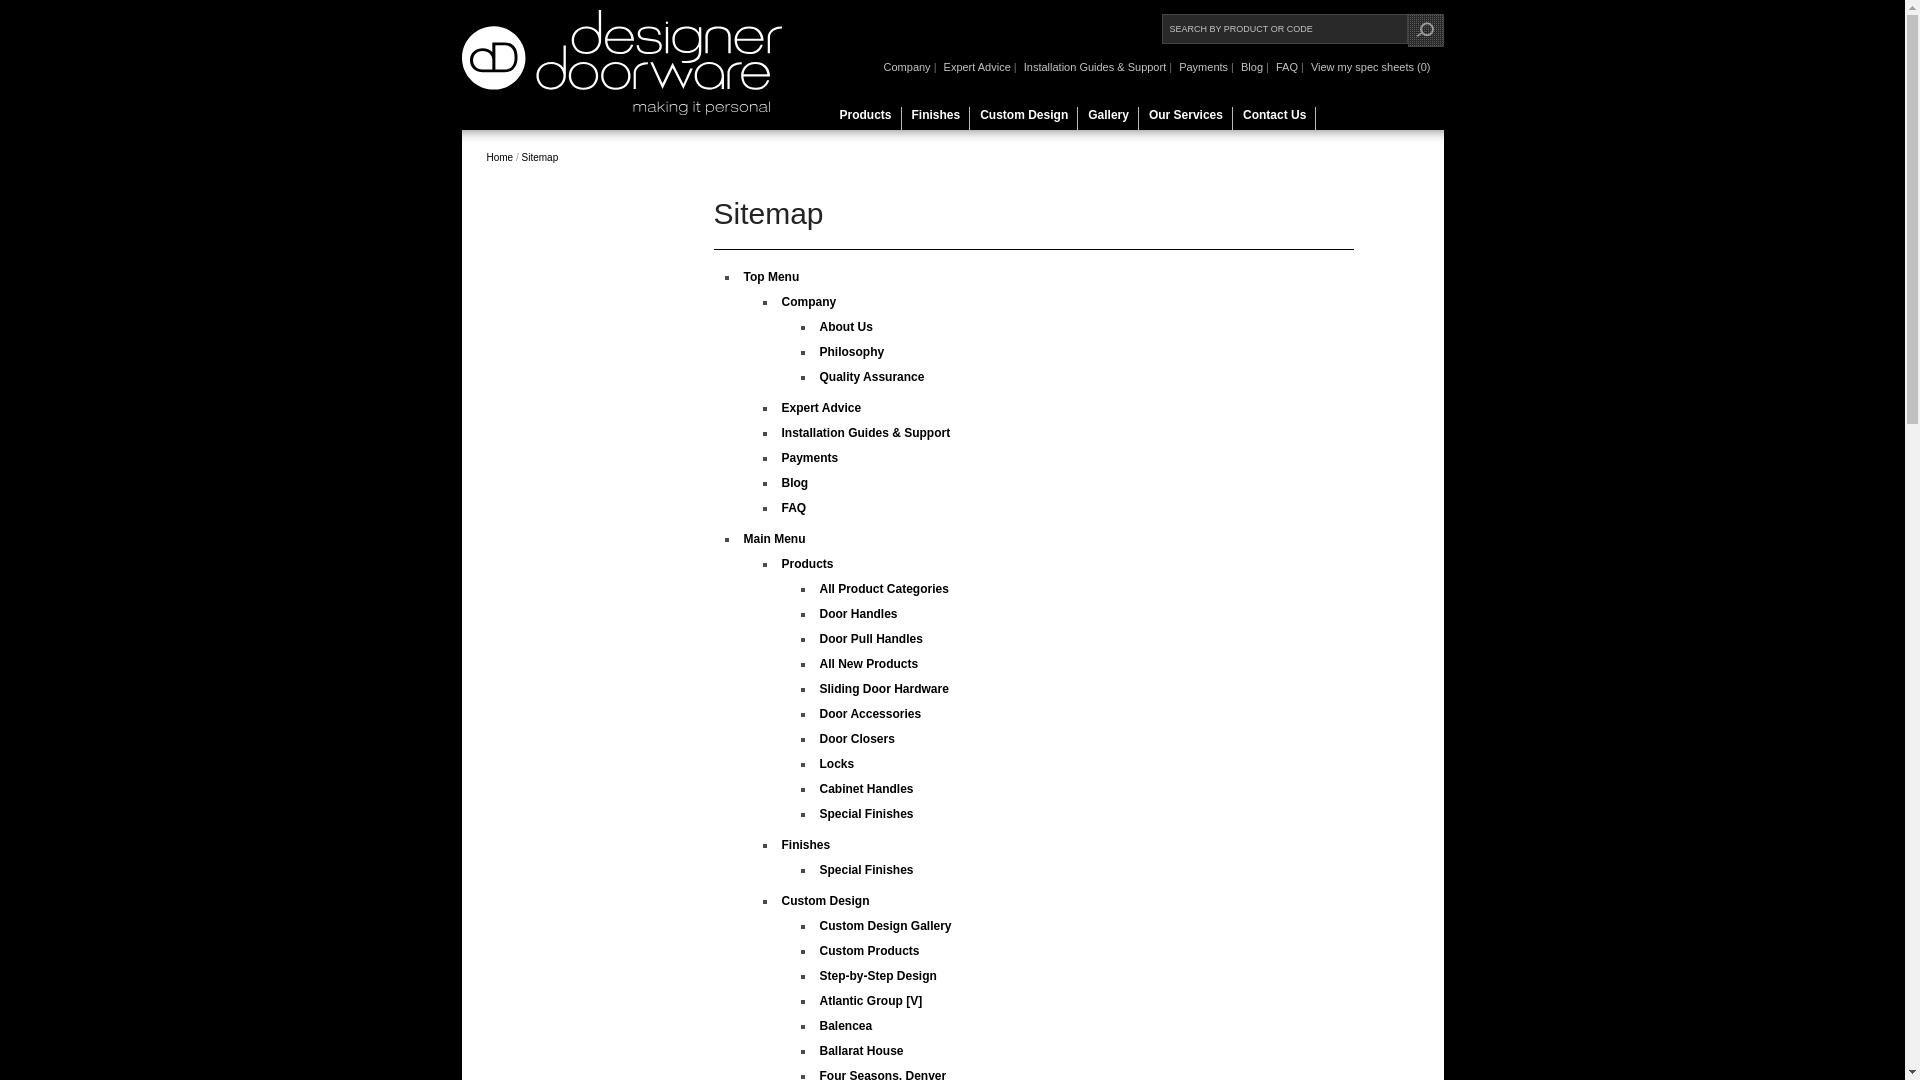  Describe the element at coordinates (872, 377) in the screenshot. I see `'Quality Assurance'` at that location.